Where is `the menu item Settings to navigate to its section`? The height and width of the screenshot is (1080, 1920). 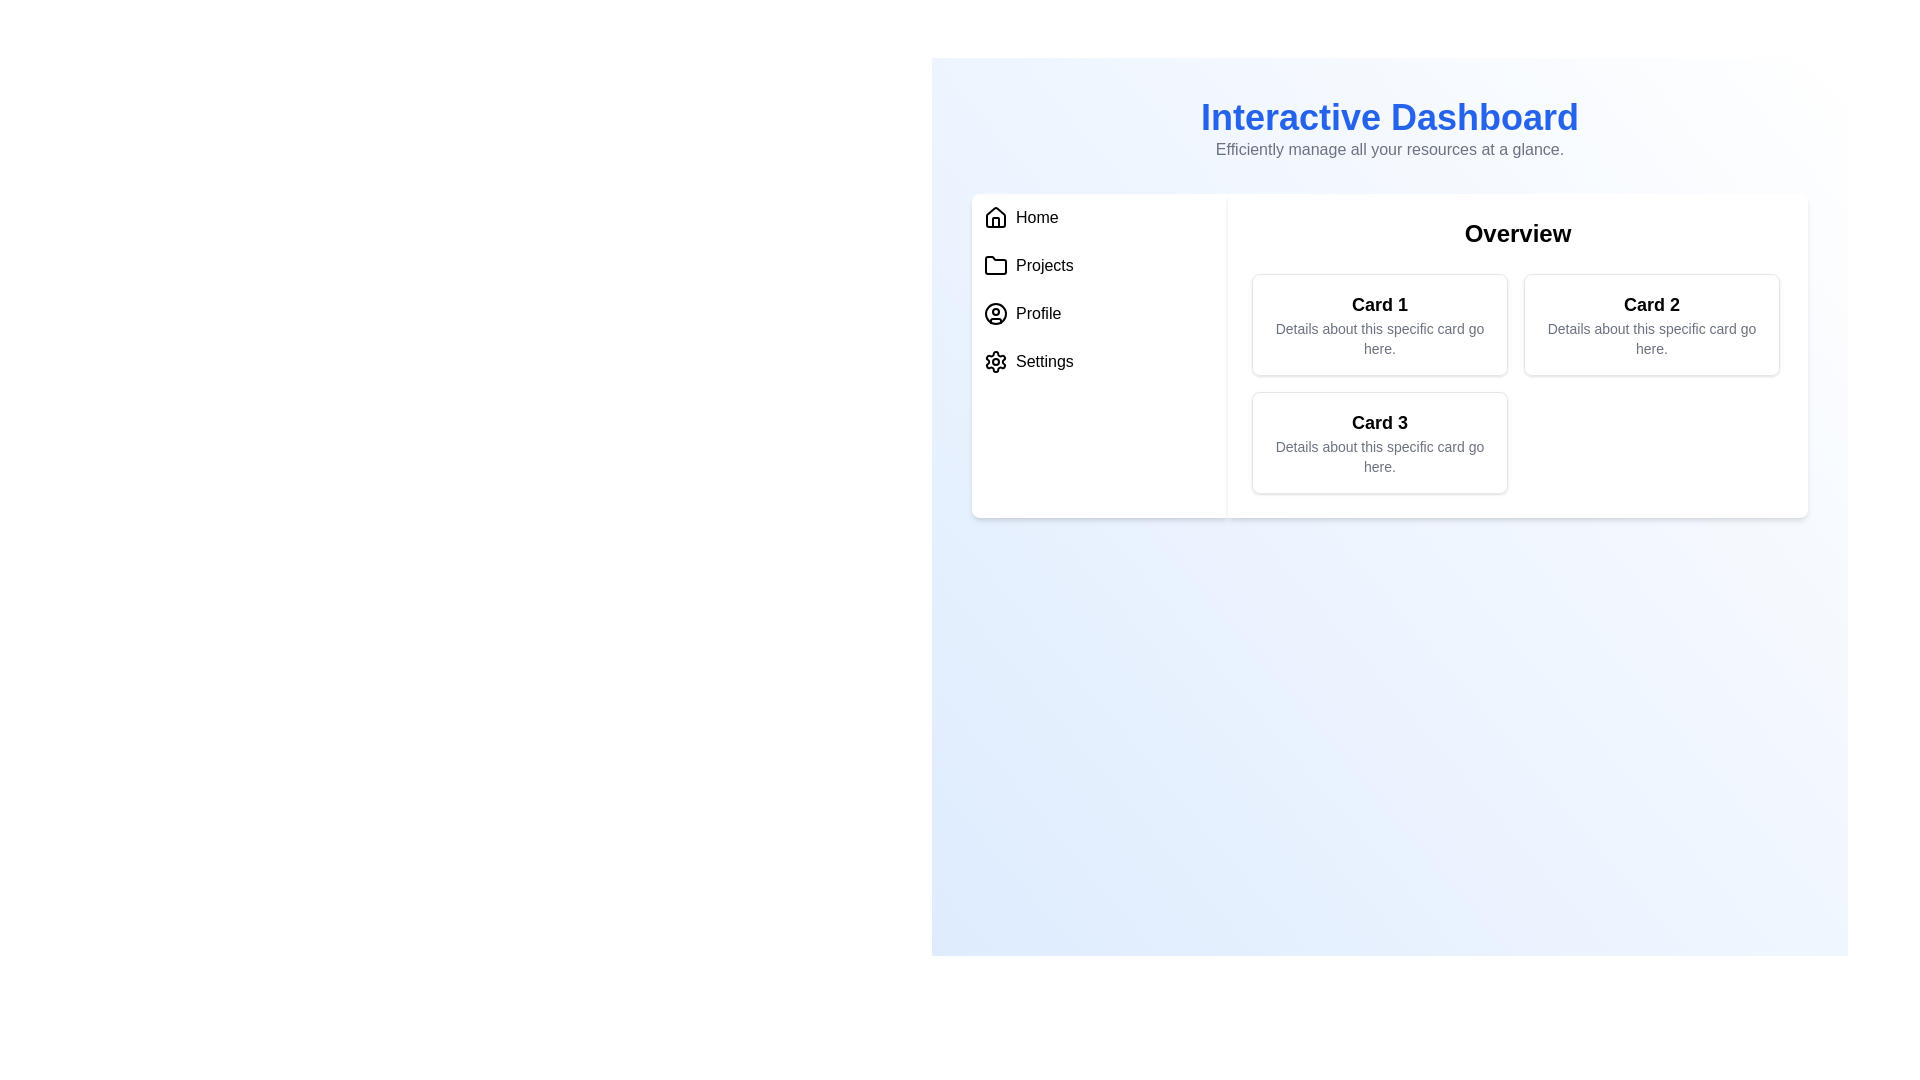
the menu item Settings to navigate to its section is located at coordinates (1098, 362).